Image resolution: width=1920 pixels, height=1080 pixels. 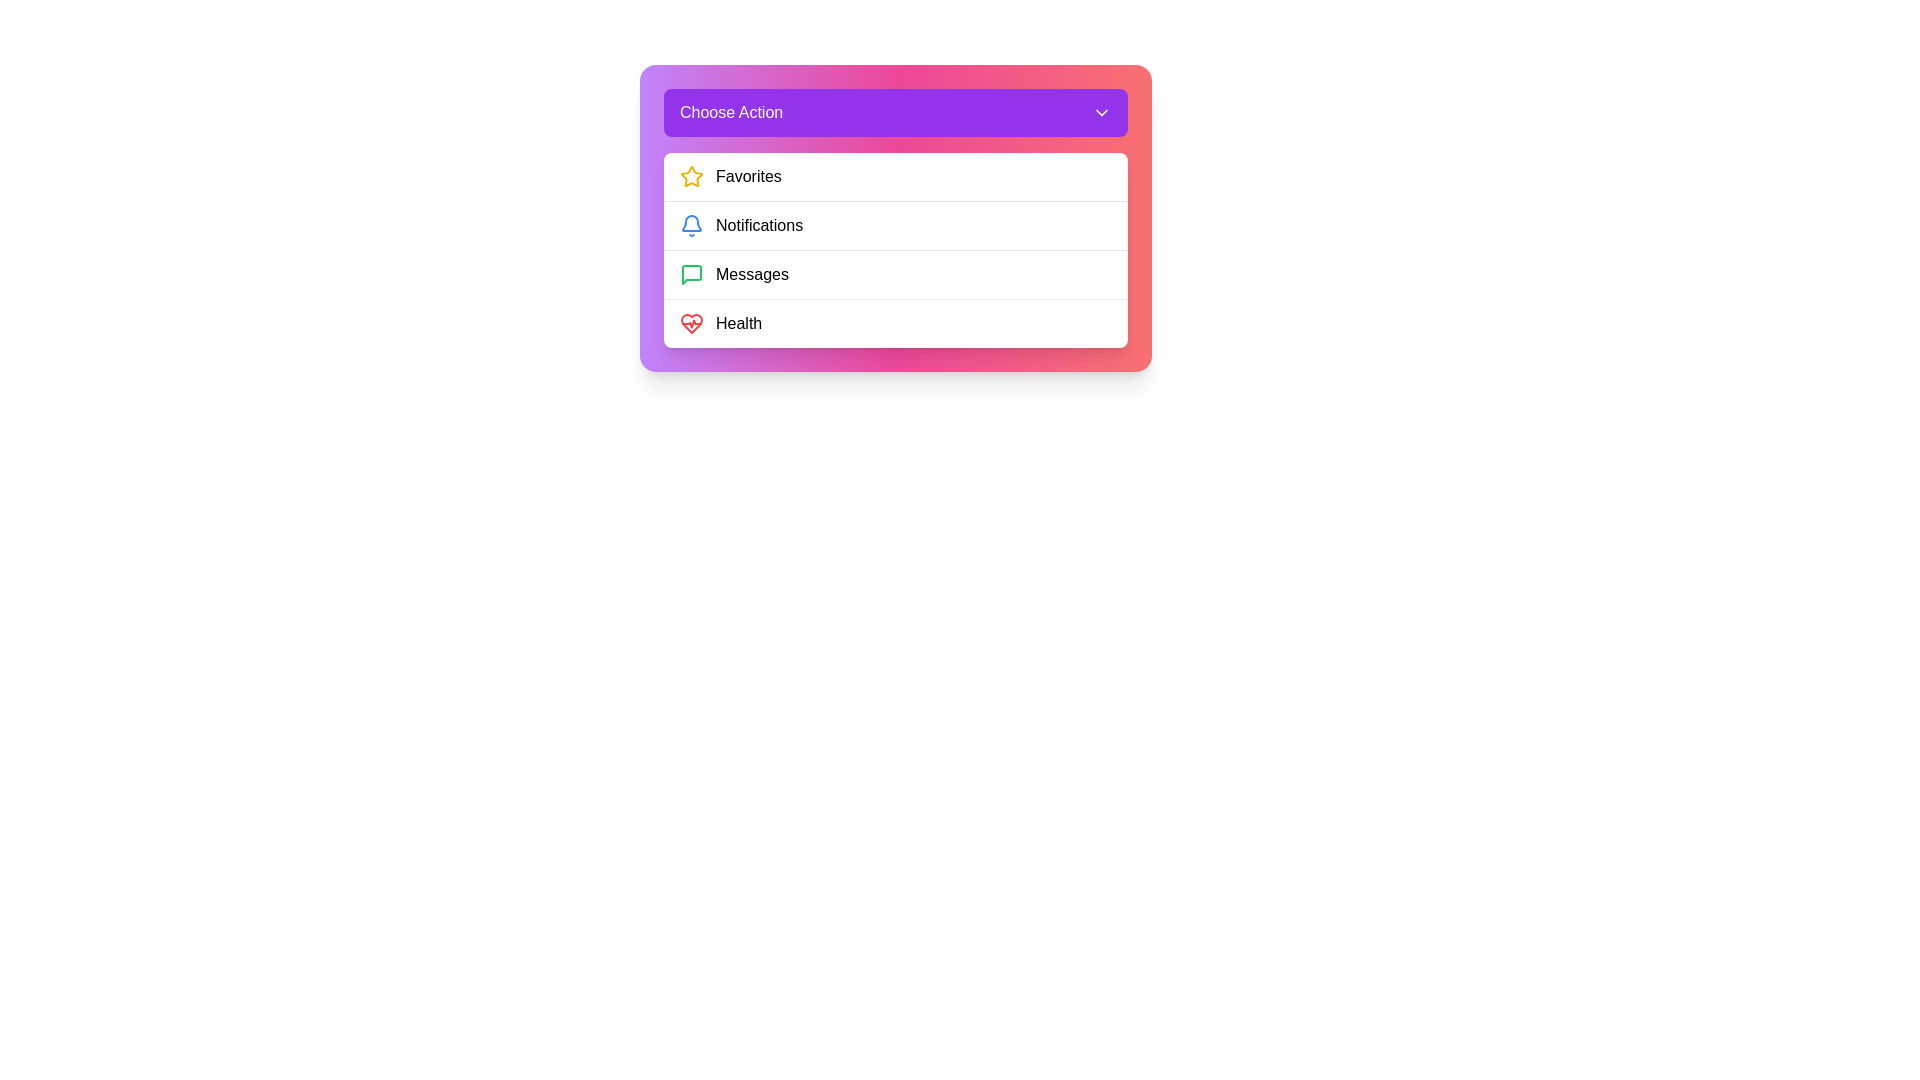 What do you see at coordinates (751, 274) in the screenshot?
I see `the 'Messages' text label, which is the third item in the options list under the 'Choose Action' header, styled in bold black font and positioned above the 'Health' option` at bounding box center [751, 274].